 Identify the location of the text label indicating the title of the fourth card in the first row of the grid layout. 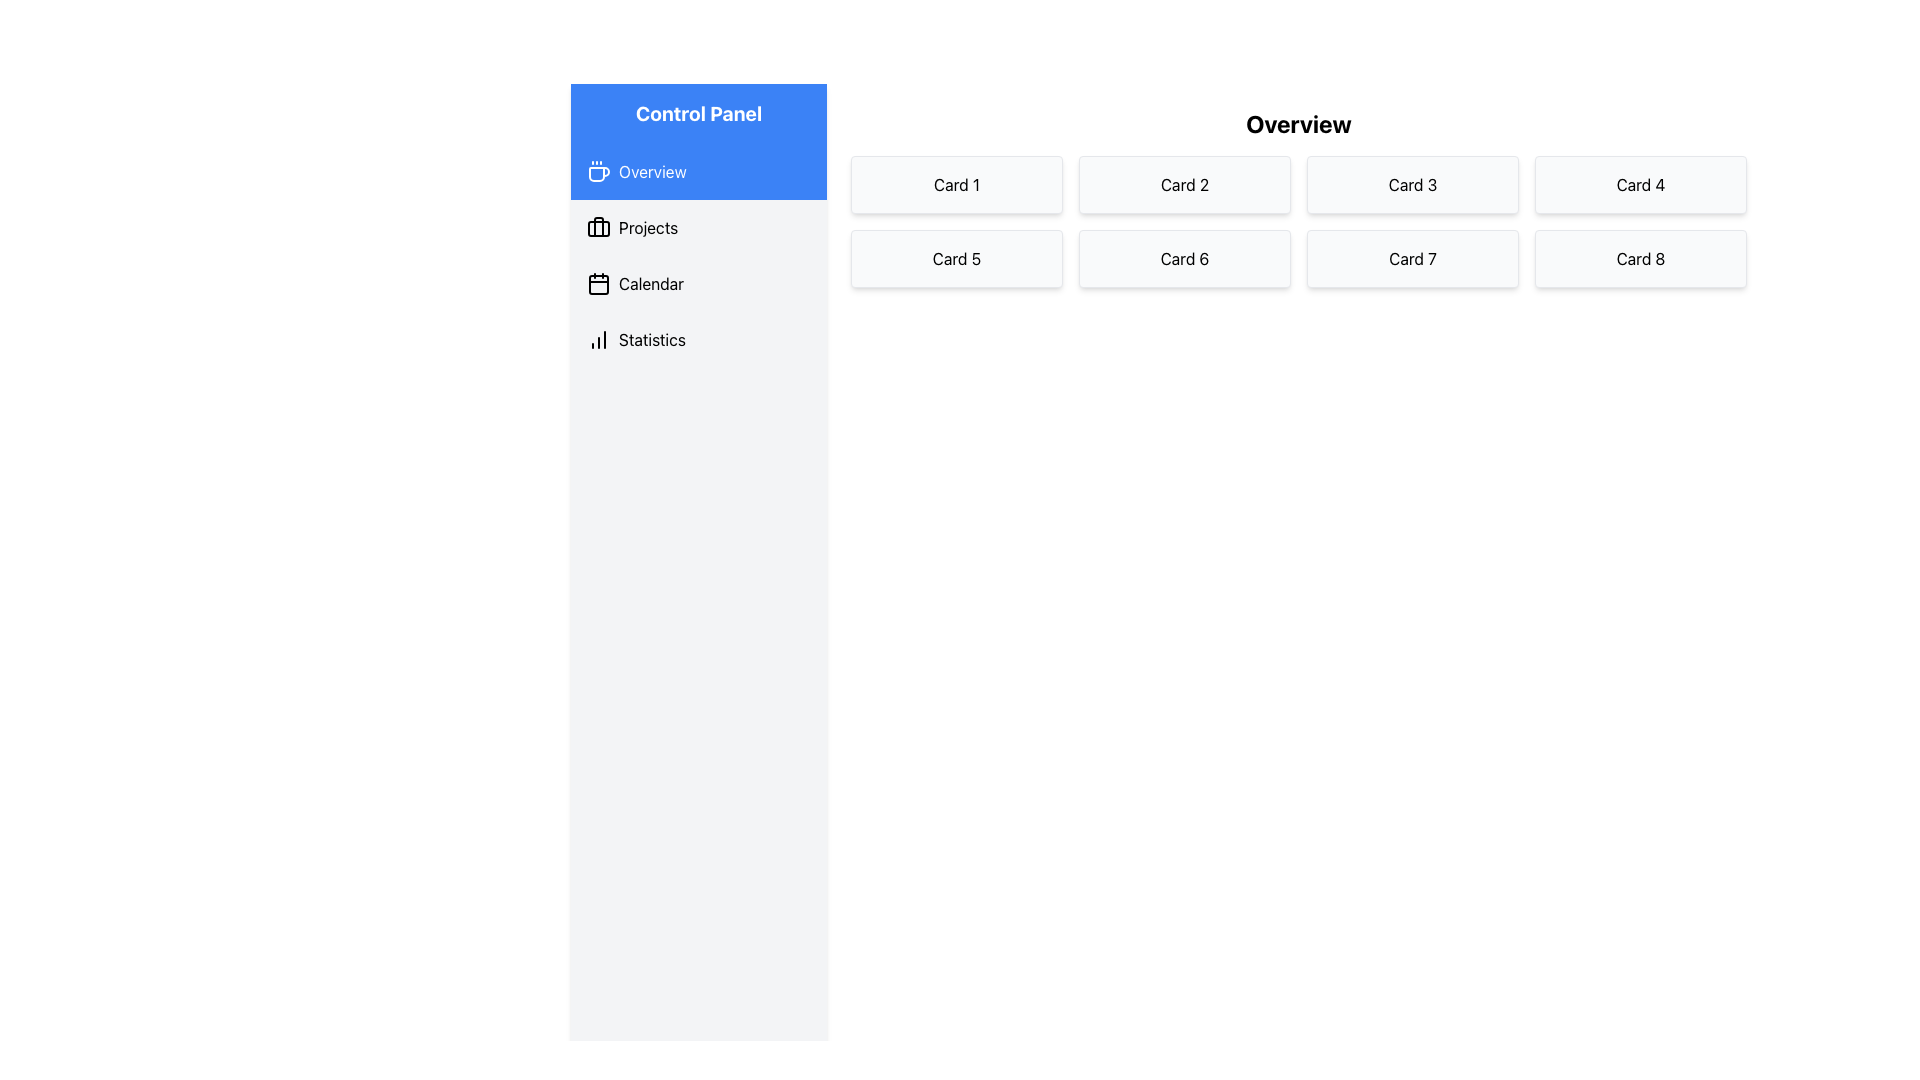
(1641, 185).